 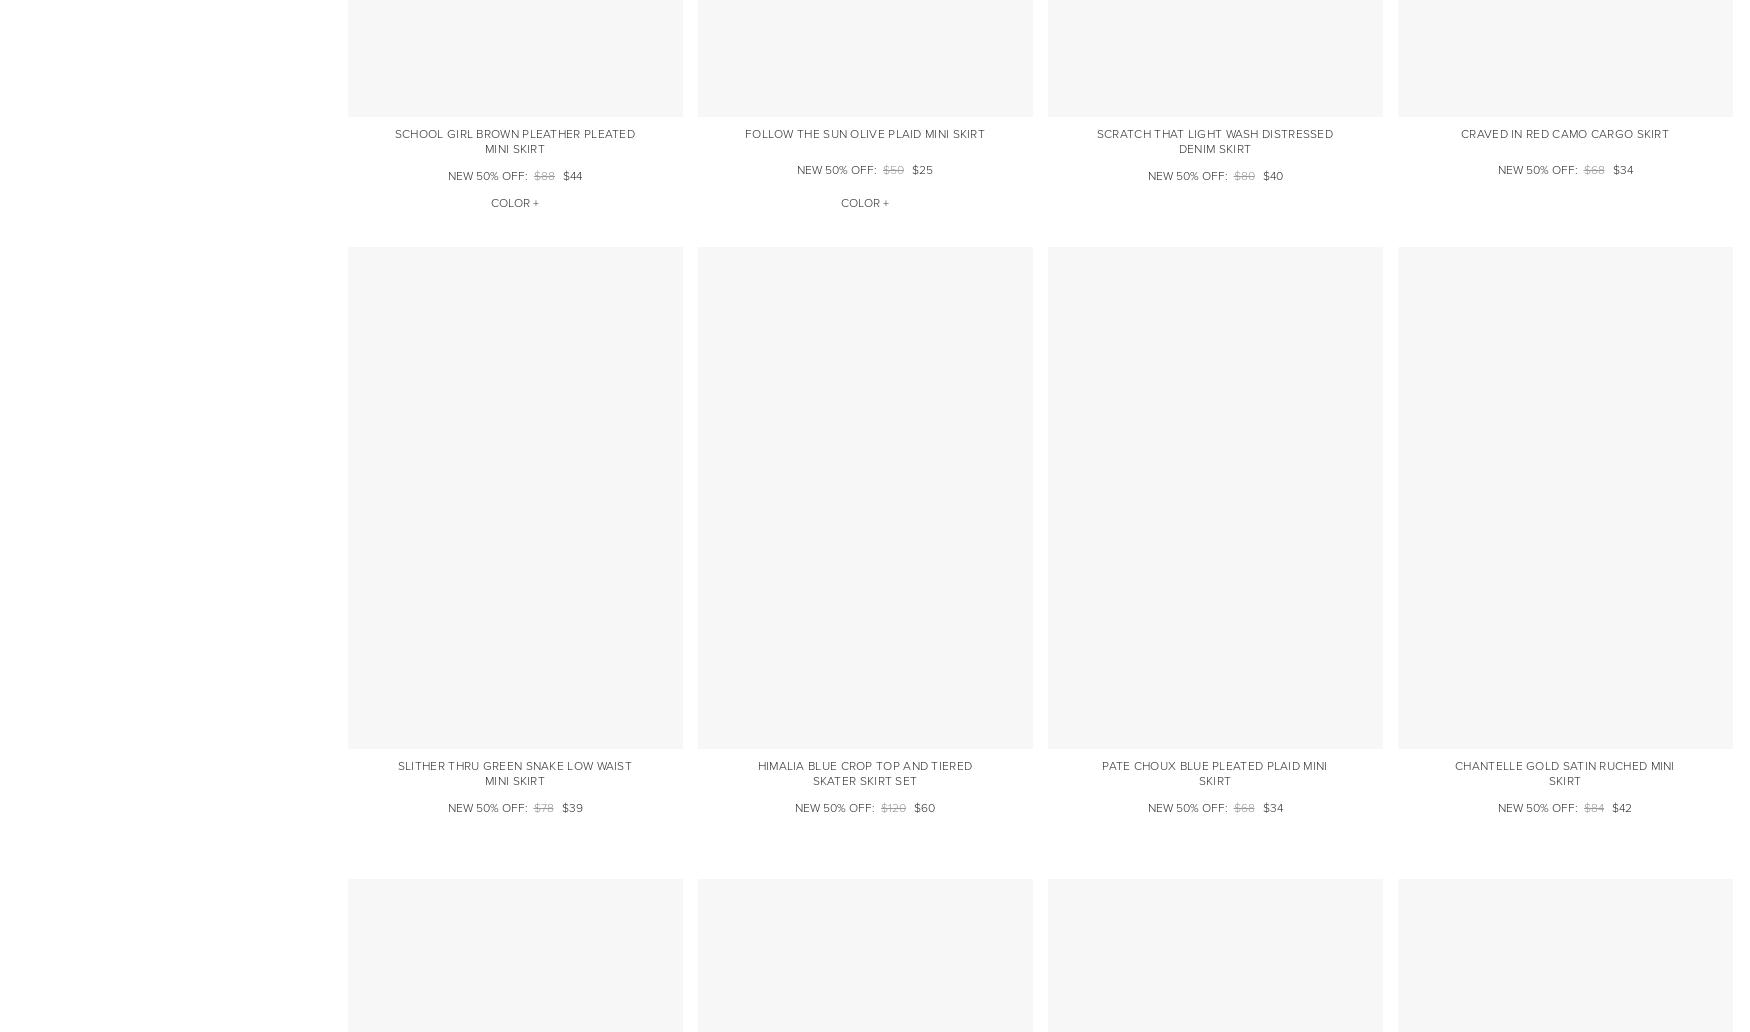 What do you see at coordinates (1594, 808) in the screenshot?
I see `'$84'` at bounding box center [1594, 808].